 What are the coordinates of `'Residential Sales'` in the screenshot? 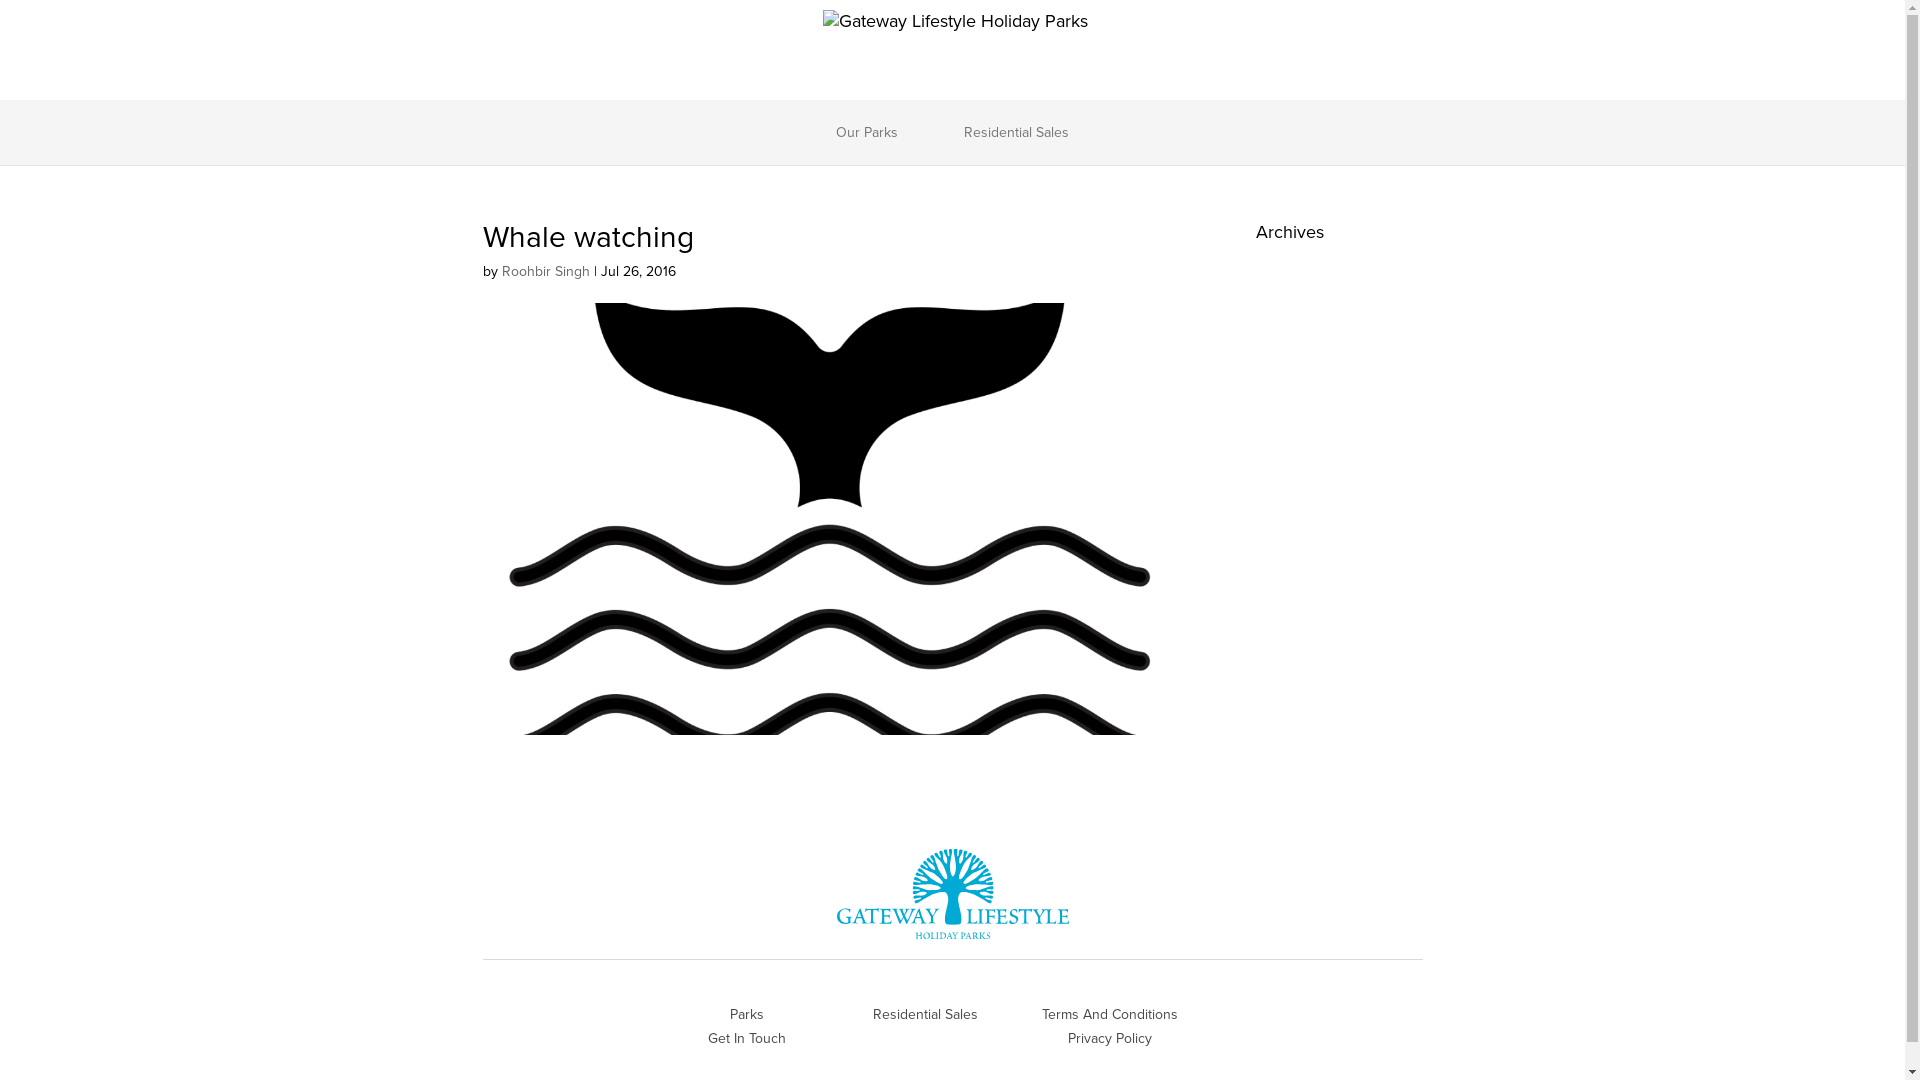 It's located at (930, 132).